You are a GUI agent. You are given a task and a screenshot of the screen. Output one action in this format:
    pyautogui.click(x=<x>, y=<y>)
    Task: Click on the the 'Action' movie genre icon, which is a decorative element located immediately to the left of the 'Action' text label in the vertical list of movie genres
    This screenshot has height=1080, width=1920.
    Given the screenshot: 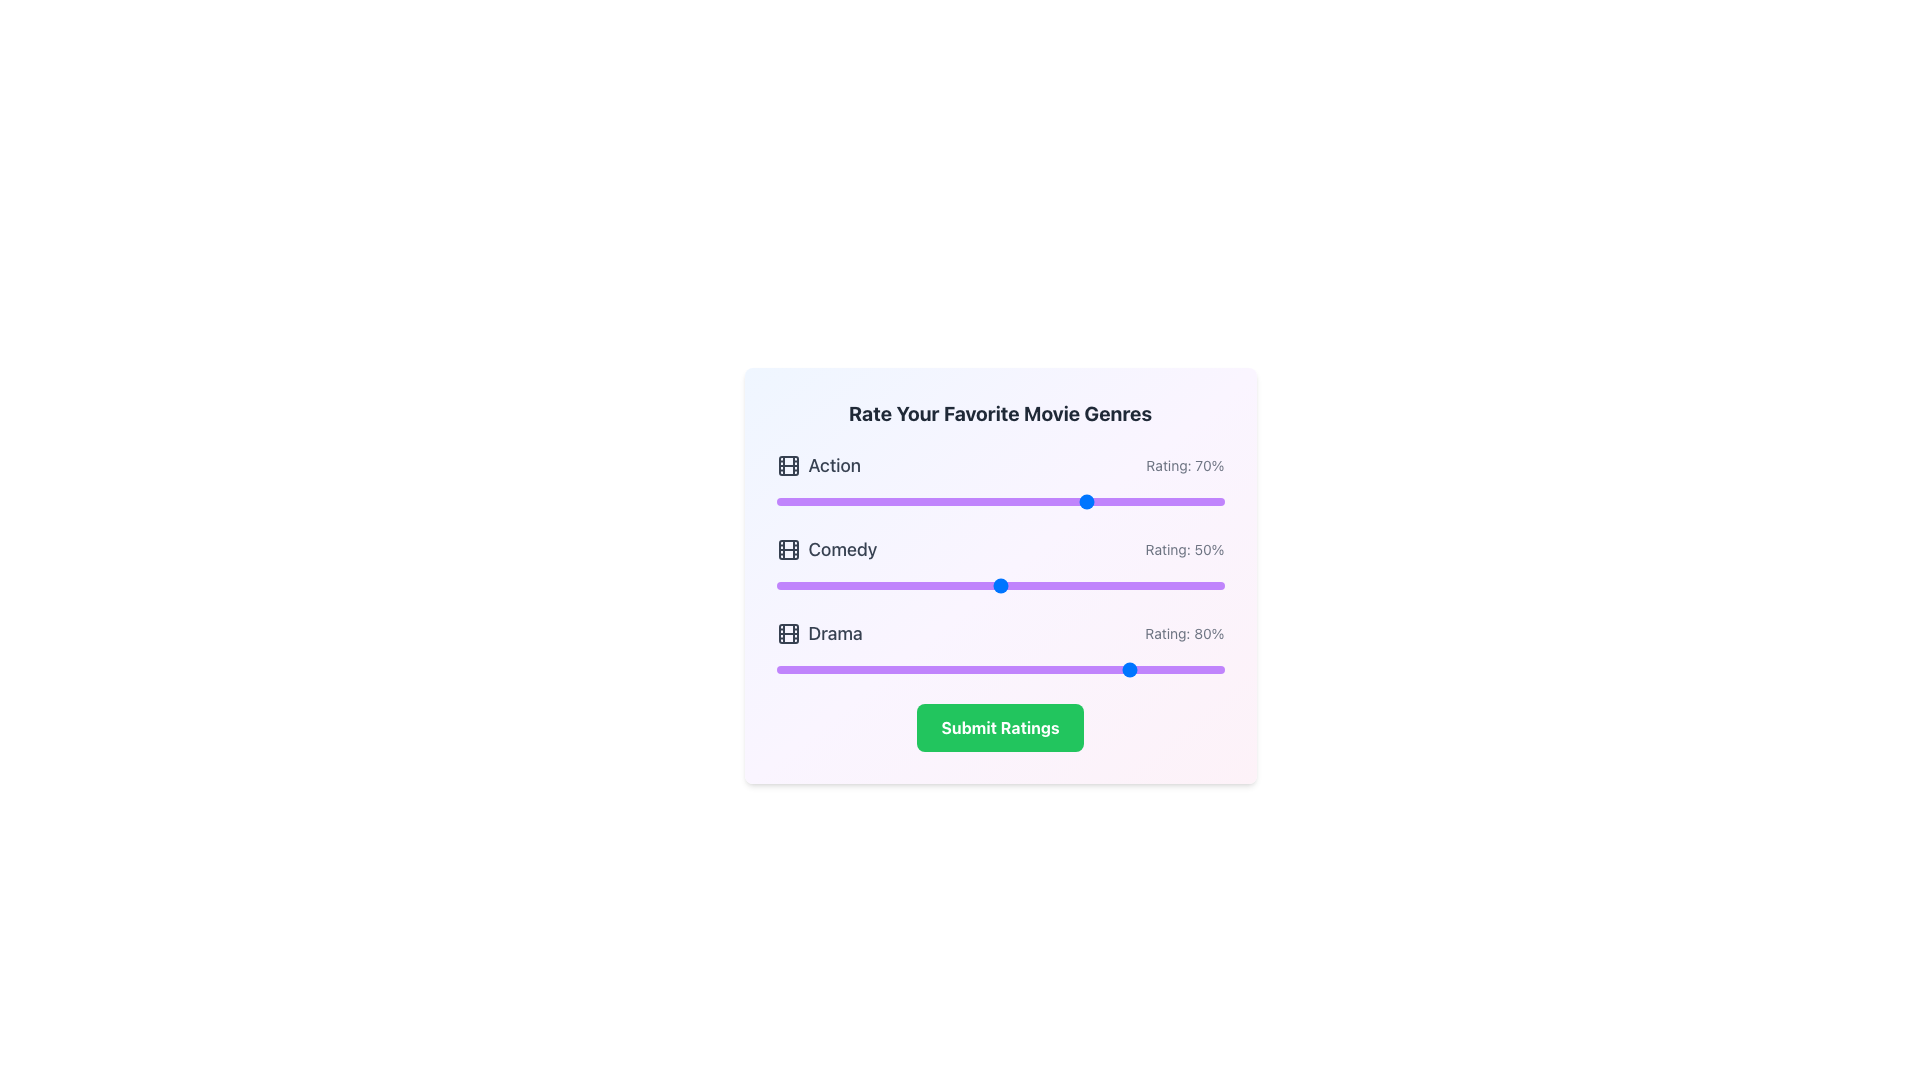 What is the action you would take?
    pyautogui.click(x=787, y=466)
    